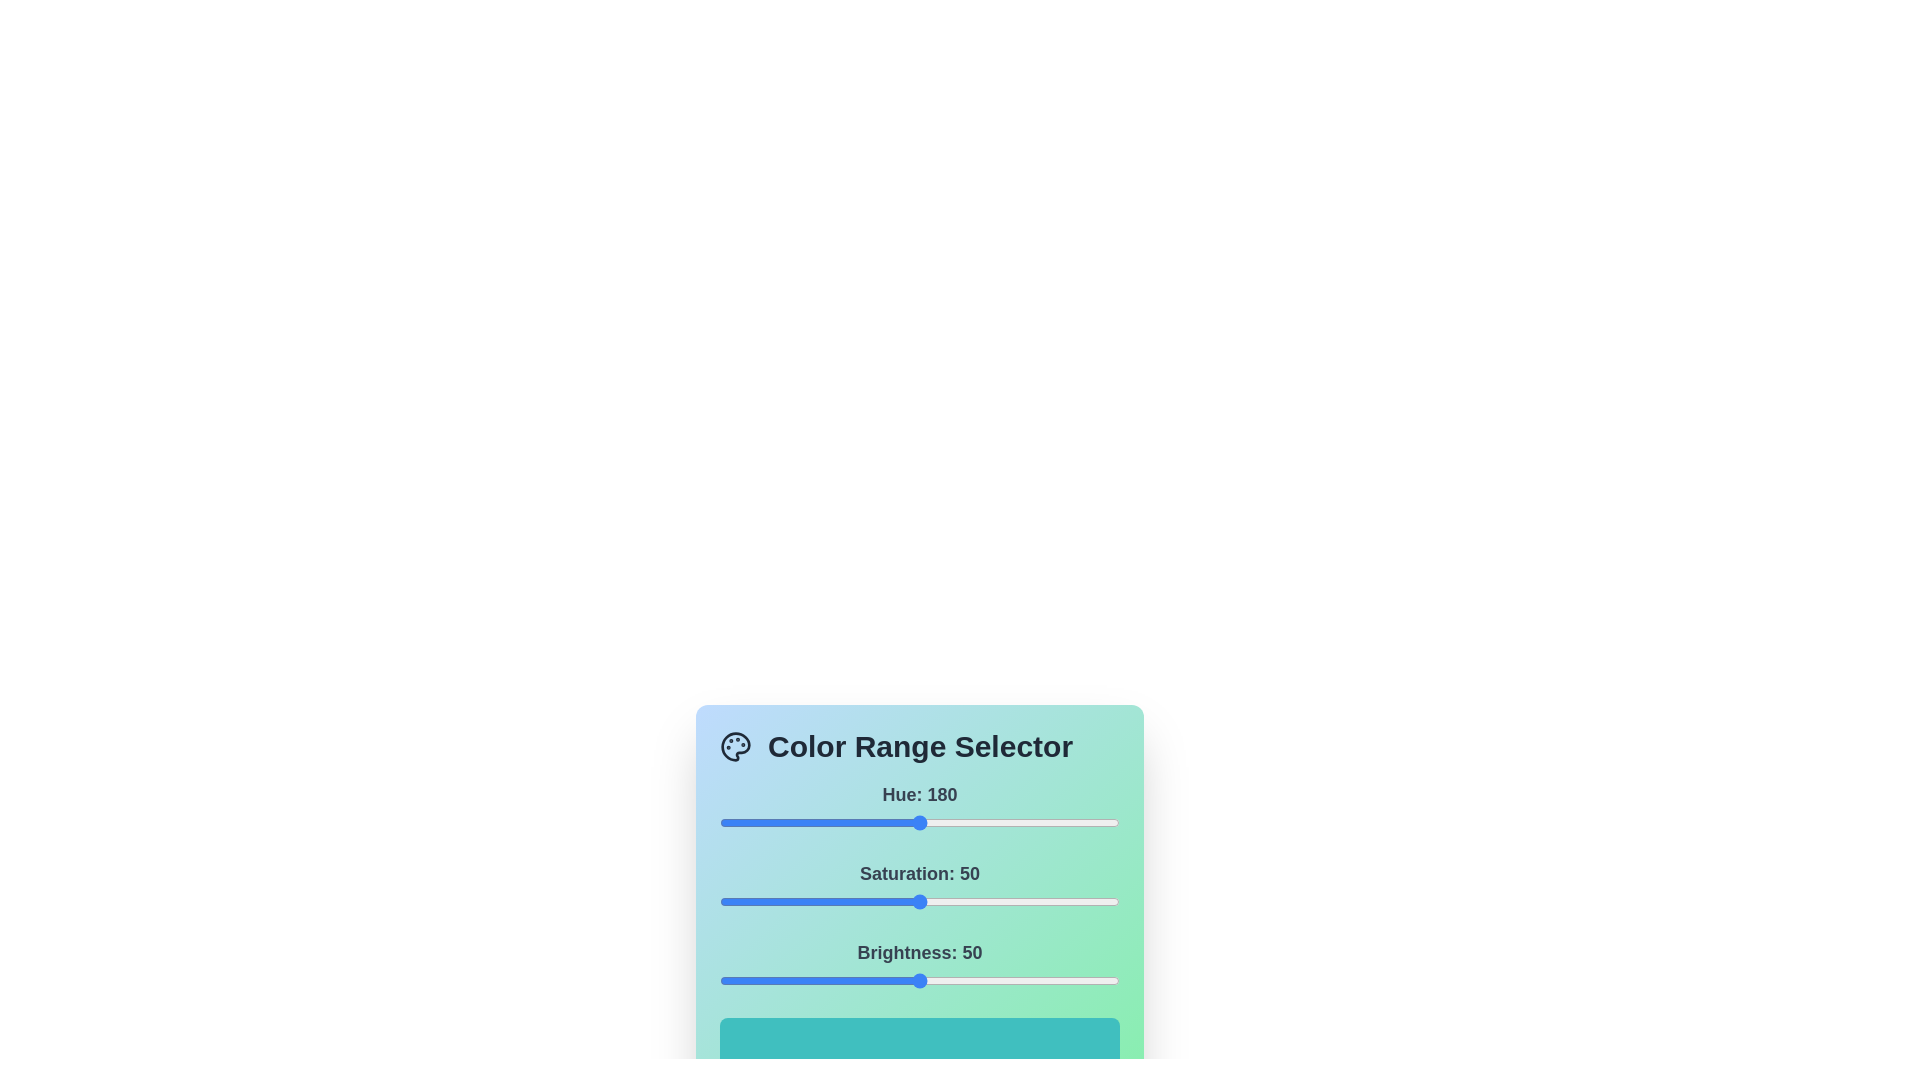 The height and width of the screenshot is (1080, 1920). What do you see at coordinates (1074, 902) in the screenshot?
I see `the saturation slider to set the saturation value to 89` at bounding box center [1074, 902].